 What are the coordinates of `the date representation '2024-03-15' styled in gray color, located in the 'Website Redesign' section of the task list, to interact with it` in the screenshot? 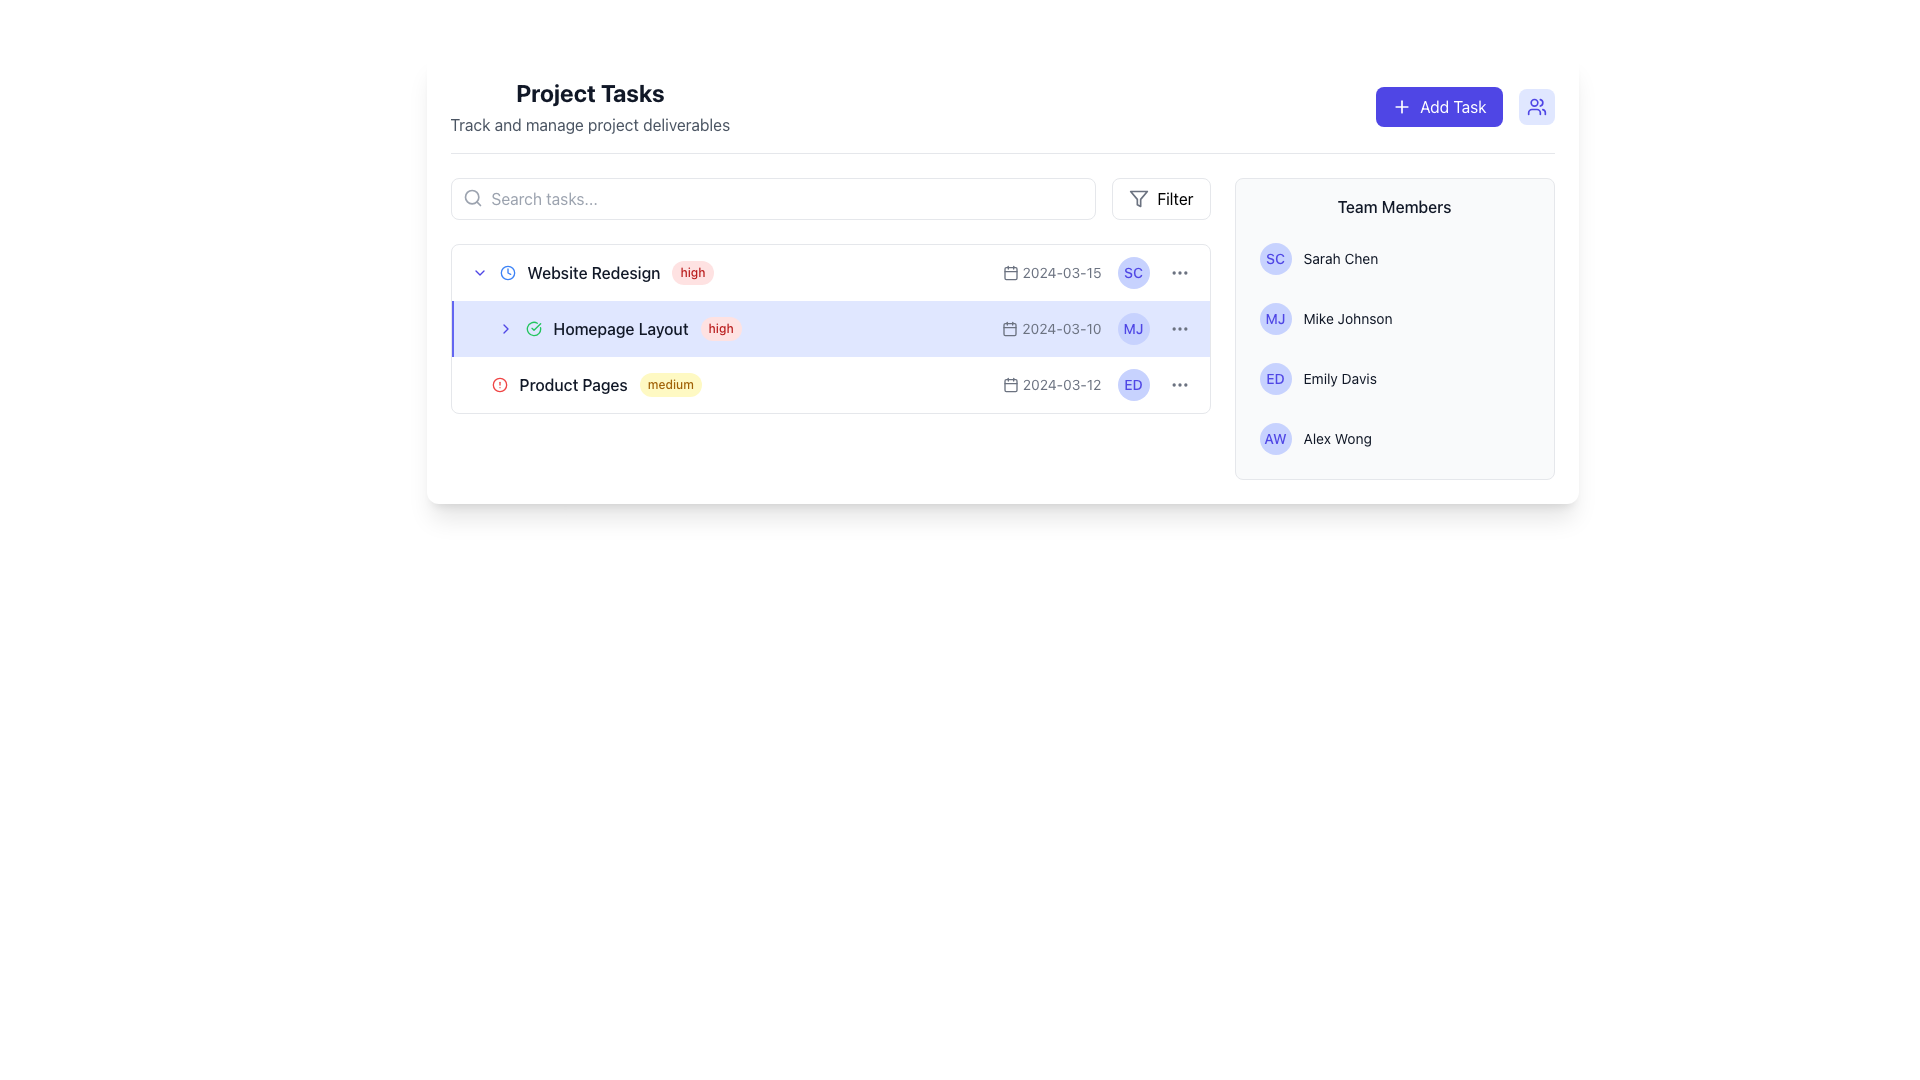 It's located at (1050, 273).